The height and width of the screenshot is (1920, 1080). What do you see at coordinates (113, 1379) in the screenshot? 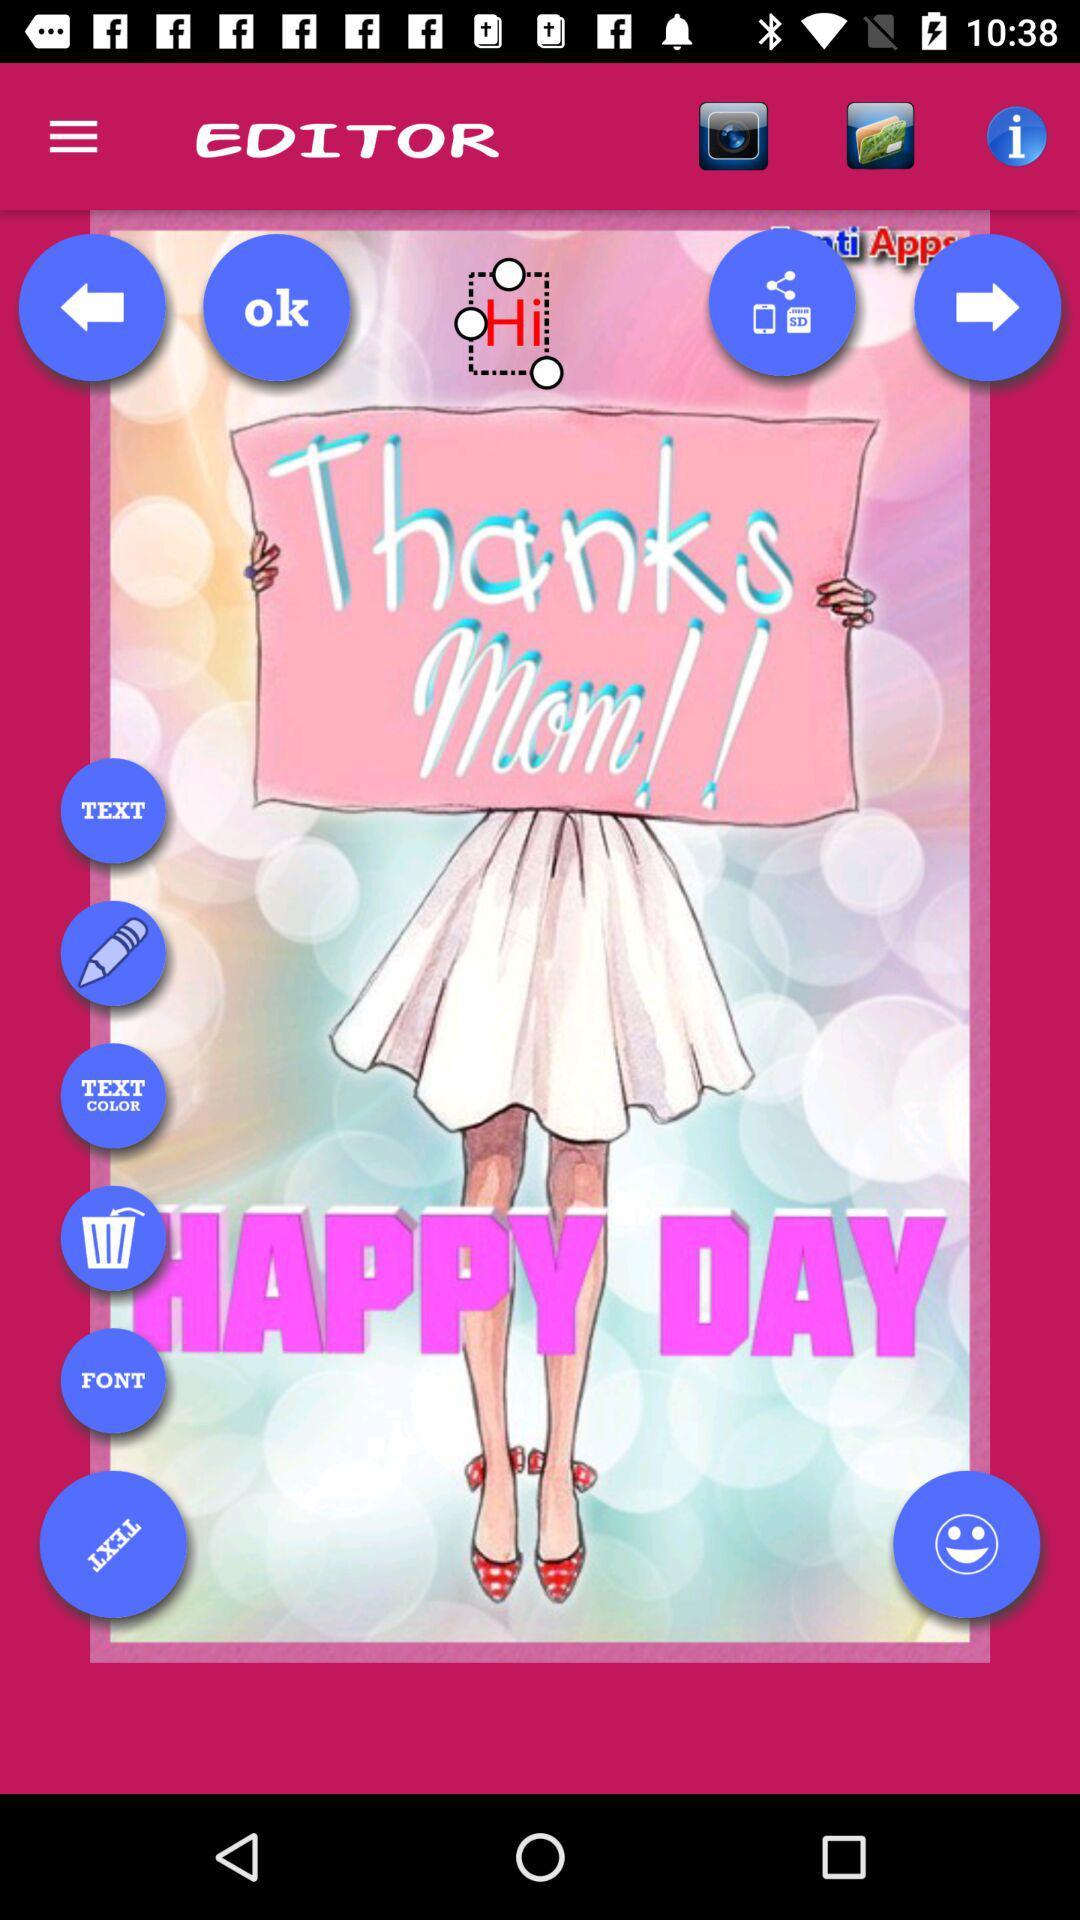
I see `font menu` at bounding box center [113, 1379].